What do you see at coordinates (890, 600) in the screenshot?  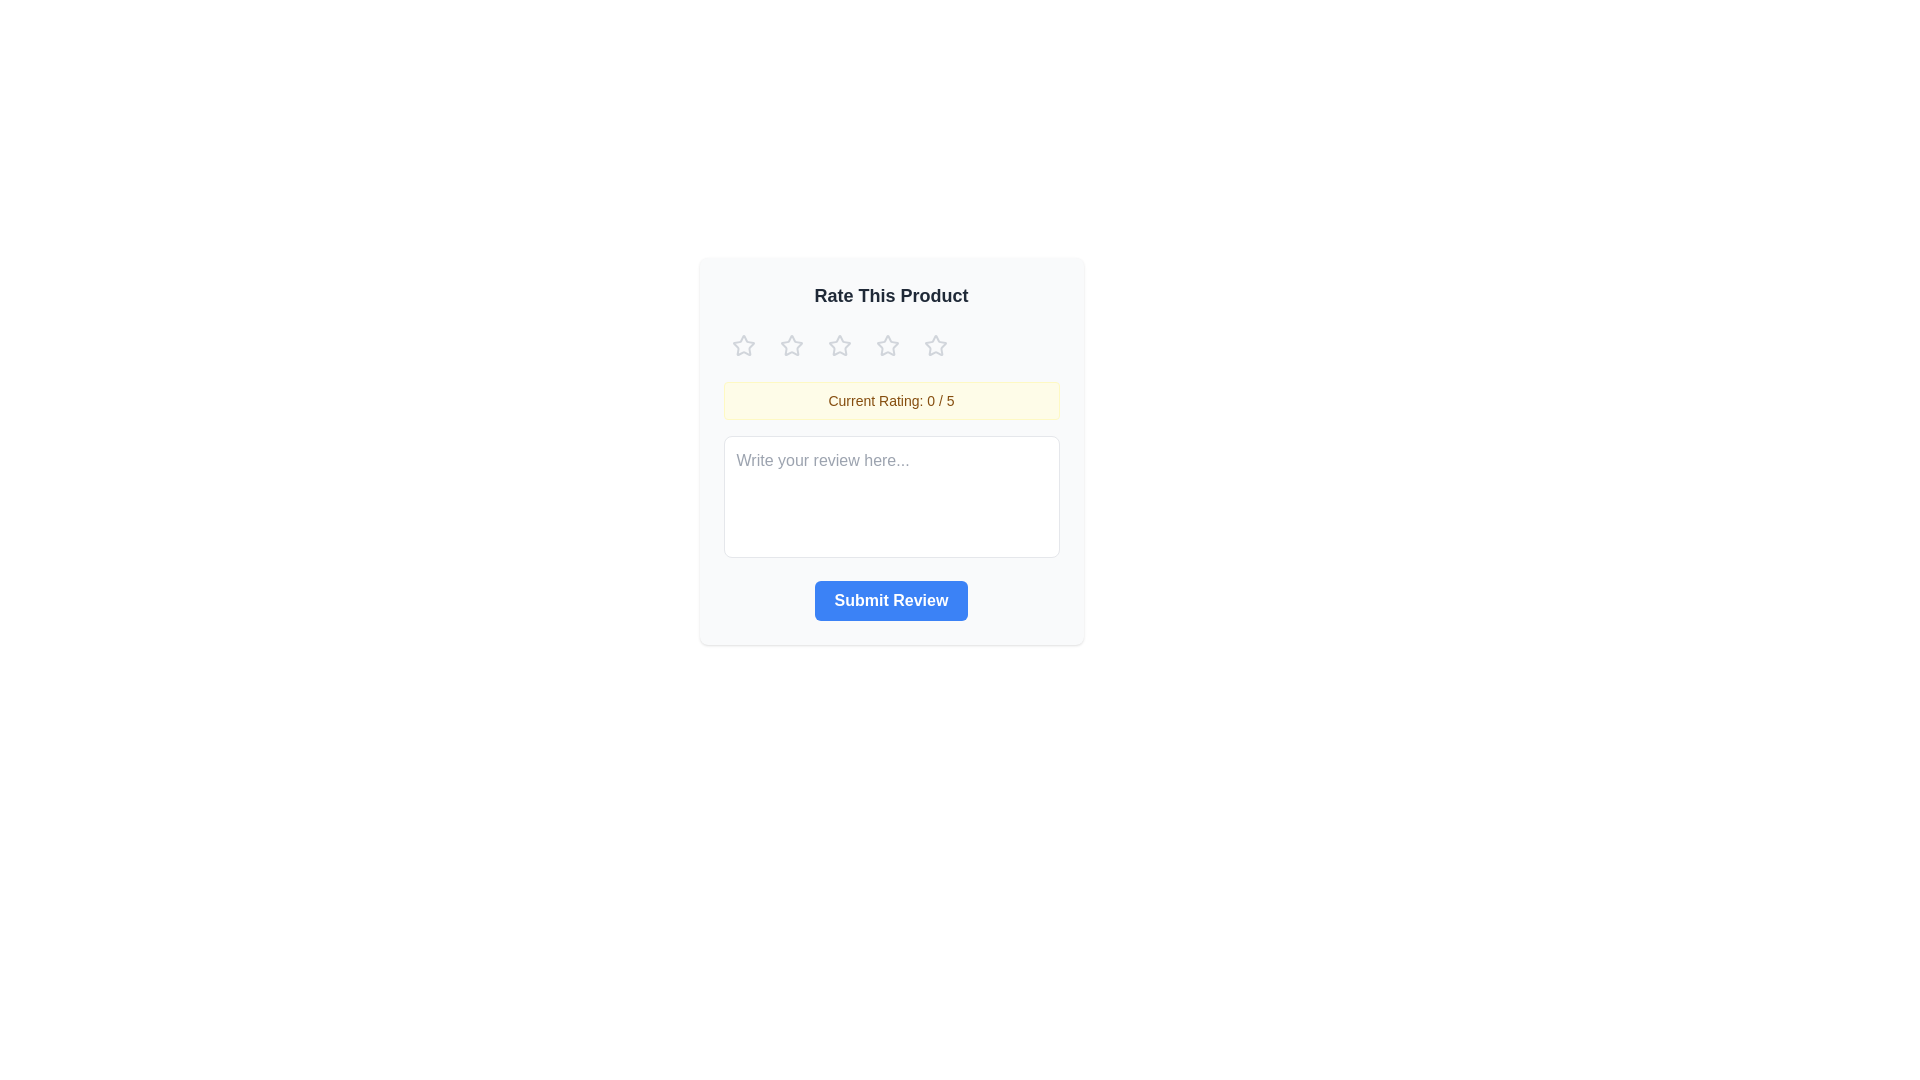 I see `'Submit Review' button to submit the review` at bounding box center [890, 600].